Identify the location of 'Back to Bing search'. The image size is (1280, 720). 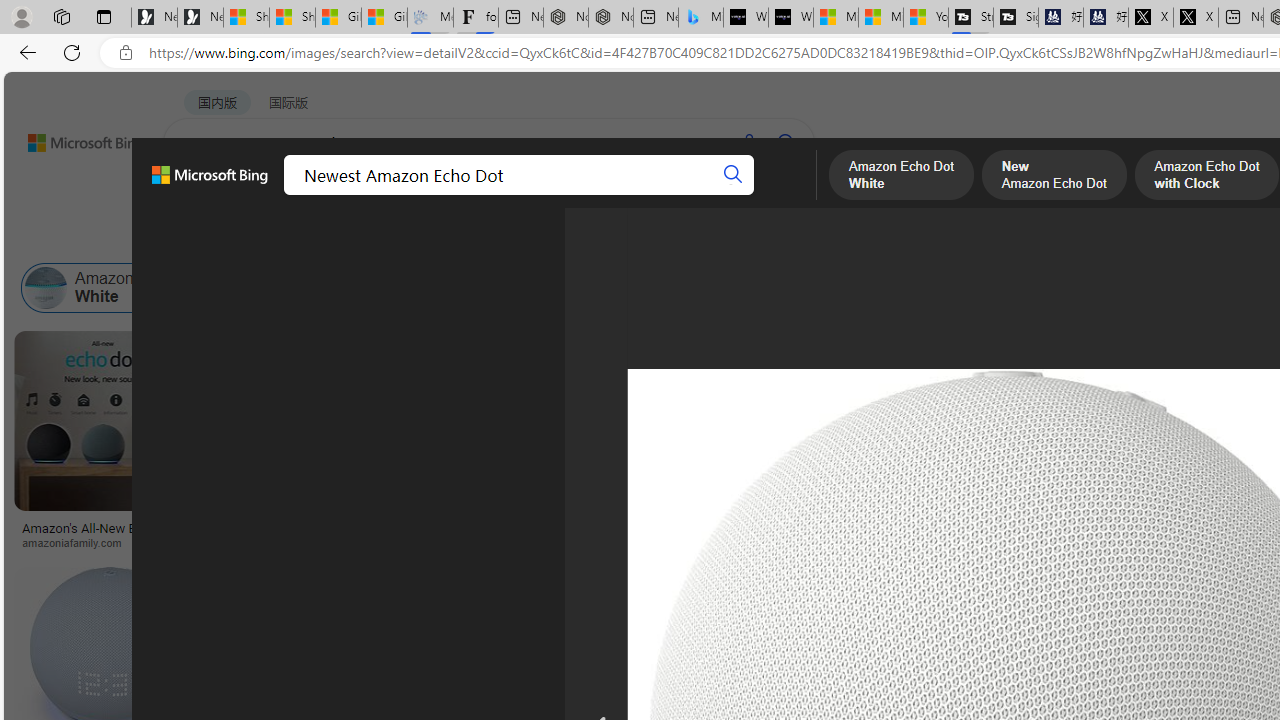
(73, 137).